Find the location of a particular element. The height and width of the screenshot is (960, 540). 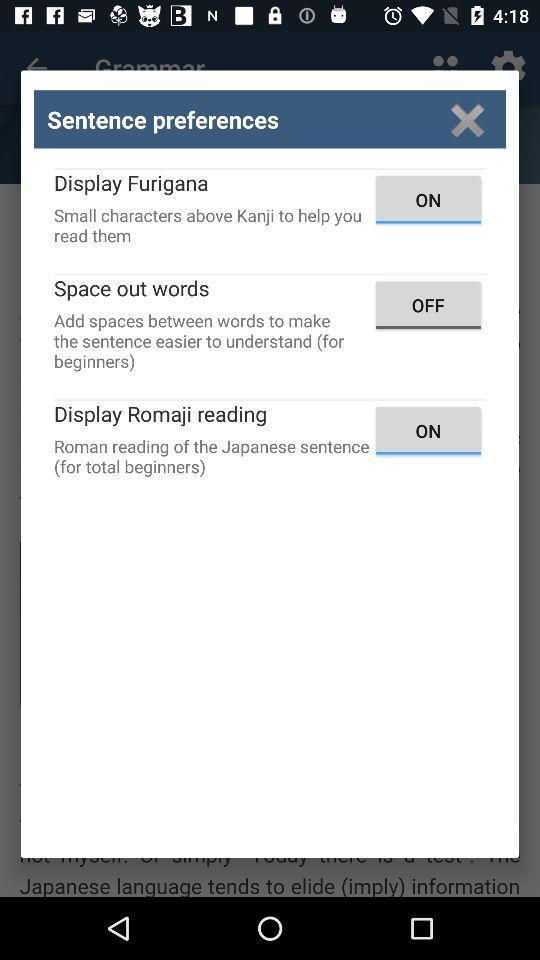

item above display romaji reading icon is located at coordinates (427, 305).